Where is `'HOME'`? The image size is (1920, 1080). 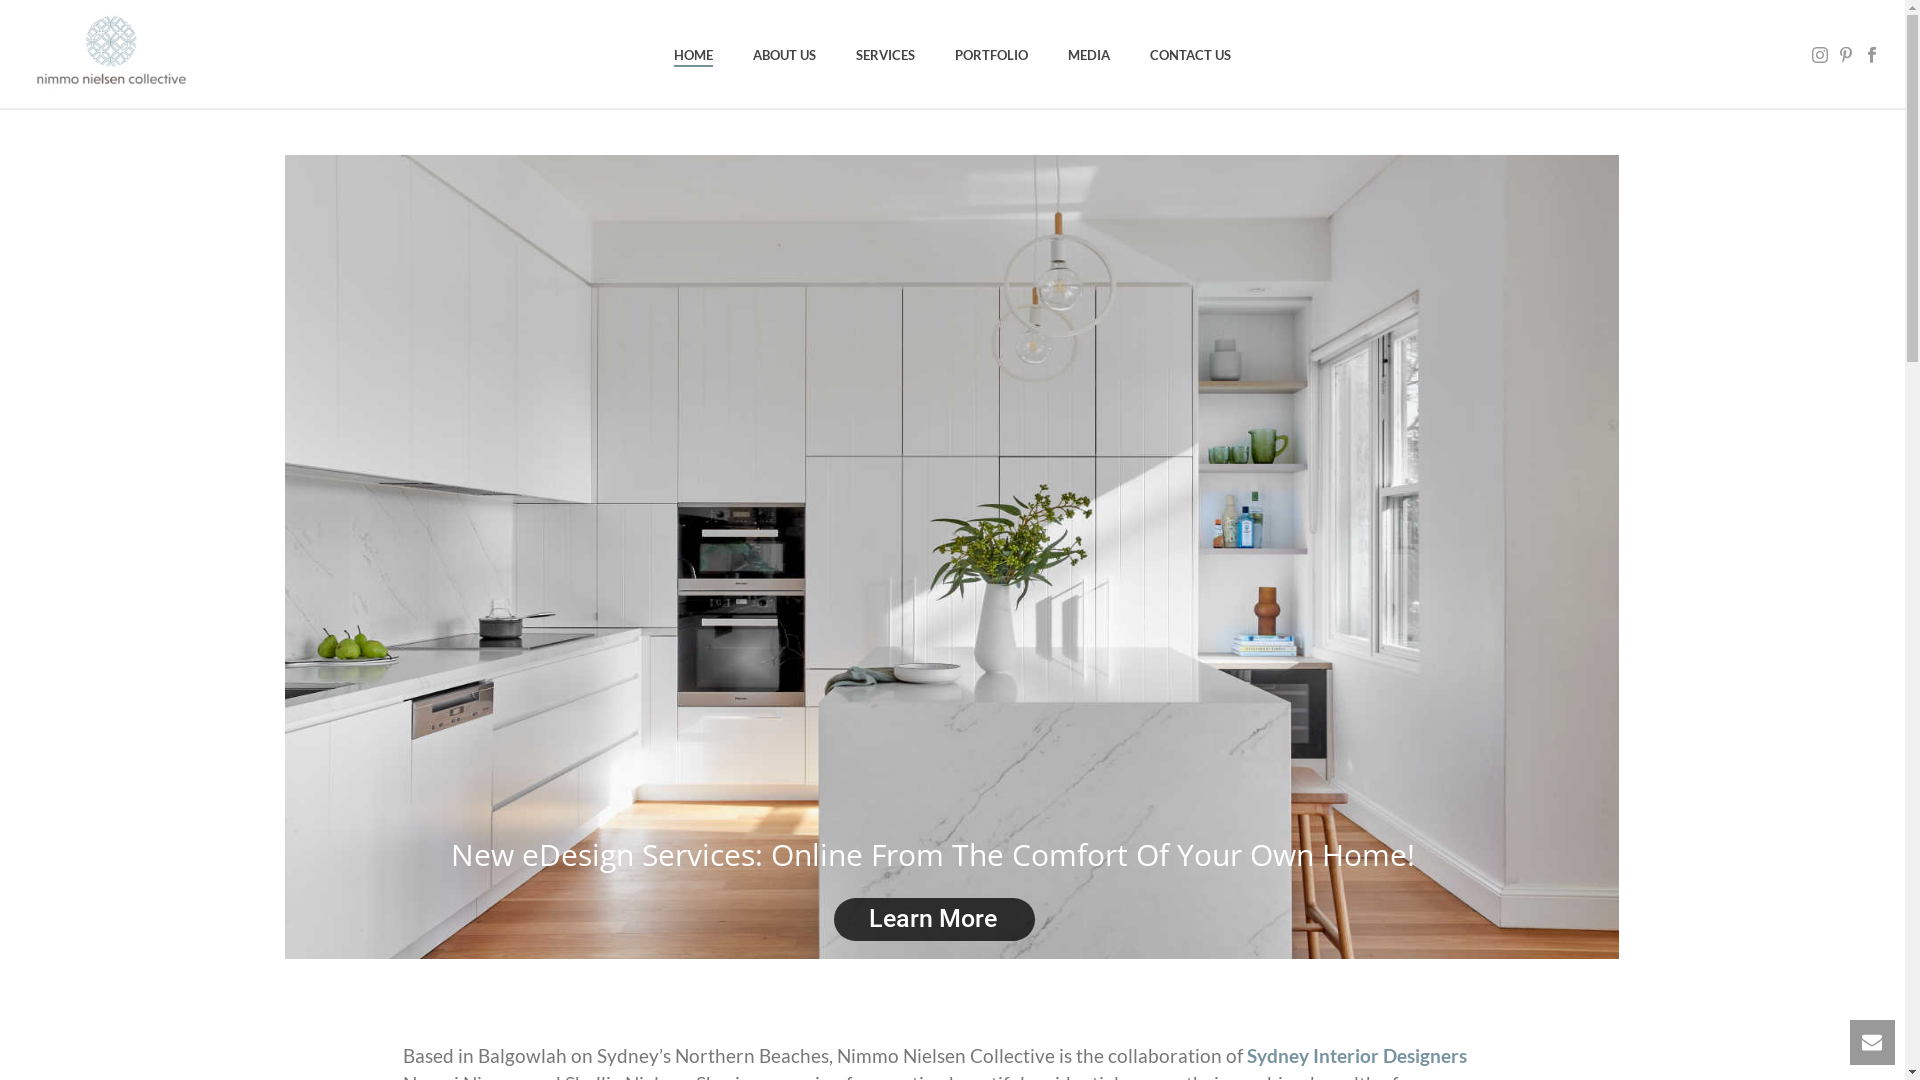 'HOME' is located at coordinates (653, 53).